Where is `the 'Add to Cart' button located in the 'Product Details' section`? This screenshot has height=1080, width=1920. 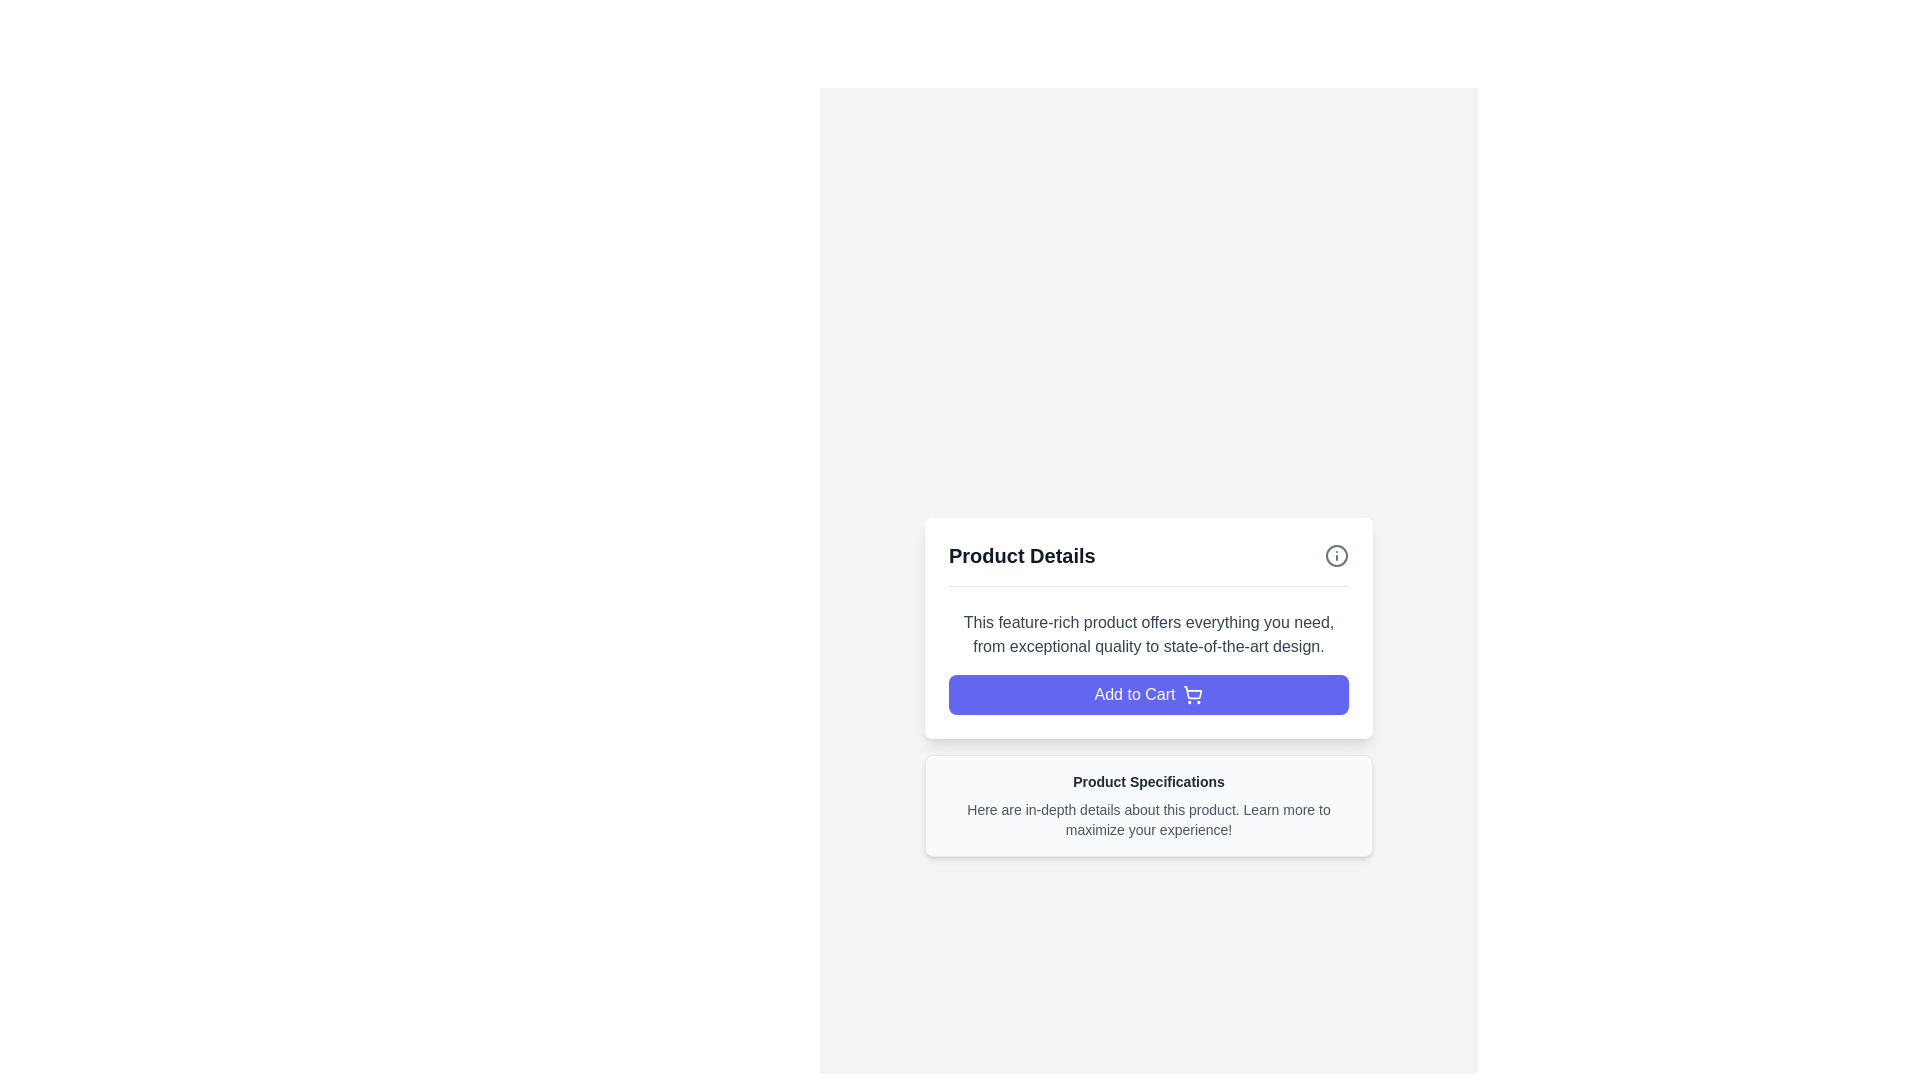 the 'Add to Cart' button located in the 'Product Details' section is located at coordinates (1148, 693).